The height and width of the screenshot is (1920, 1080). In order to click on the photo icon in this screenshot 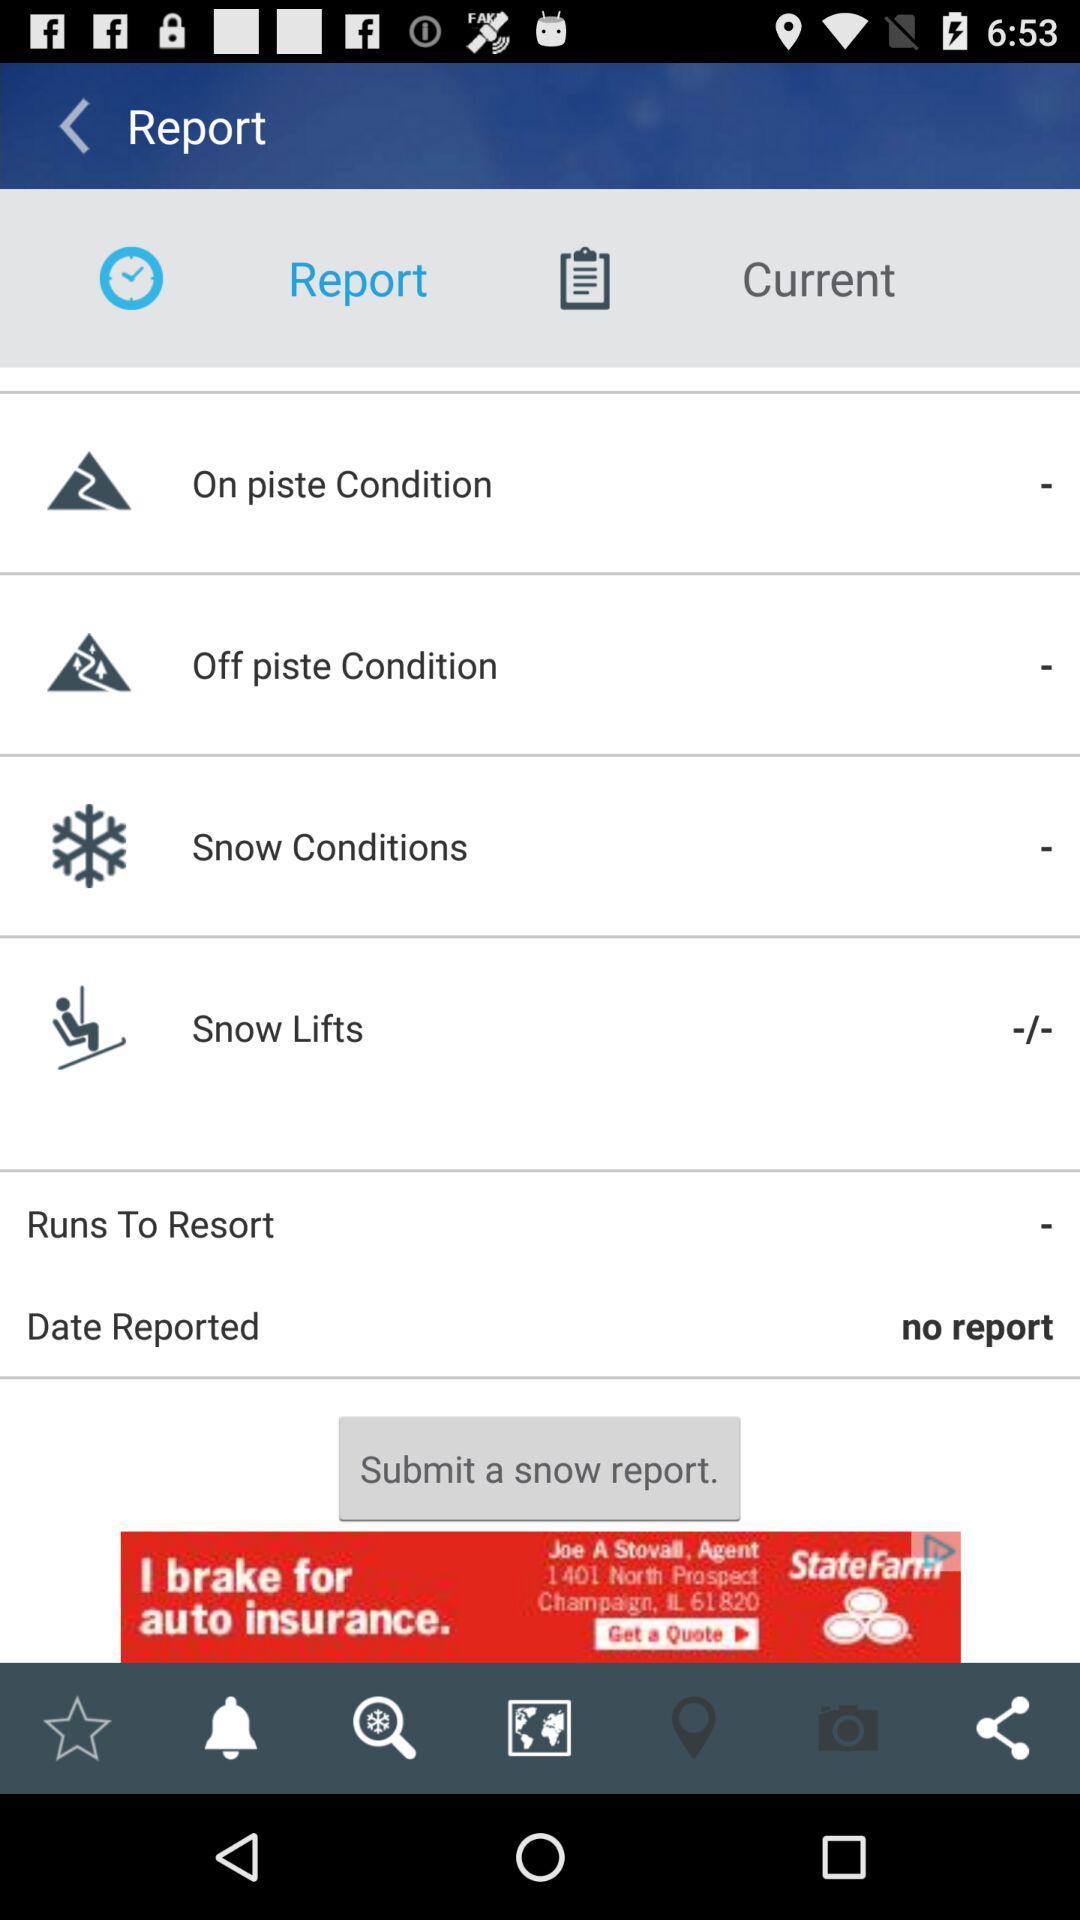, I will do `click(848, 1848)`.